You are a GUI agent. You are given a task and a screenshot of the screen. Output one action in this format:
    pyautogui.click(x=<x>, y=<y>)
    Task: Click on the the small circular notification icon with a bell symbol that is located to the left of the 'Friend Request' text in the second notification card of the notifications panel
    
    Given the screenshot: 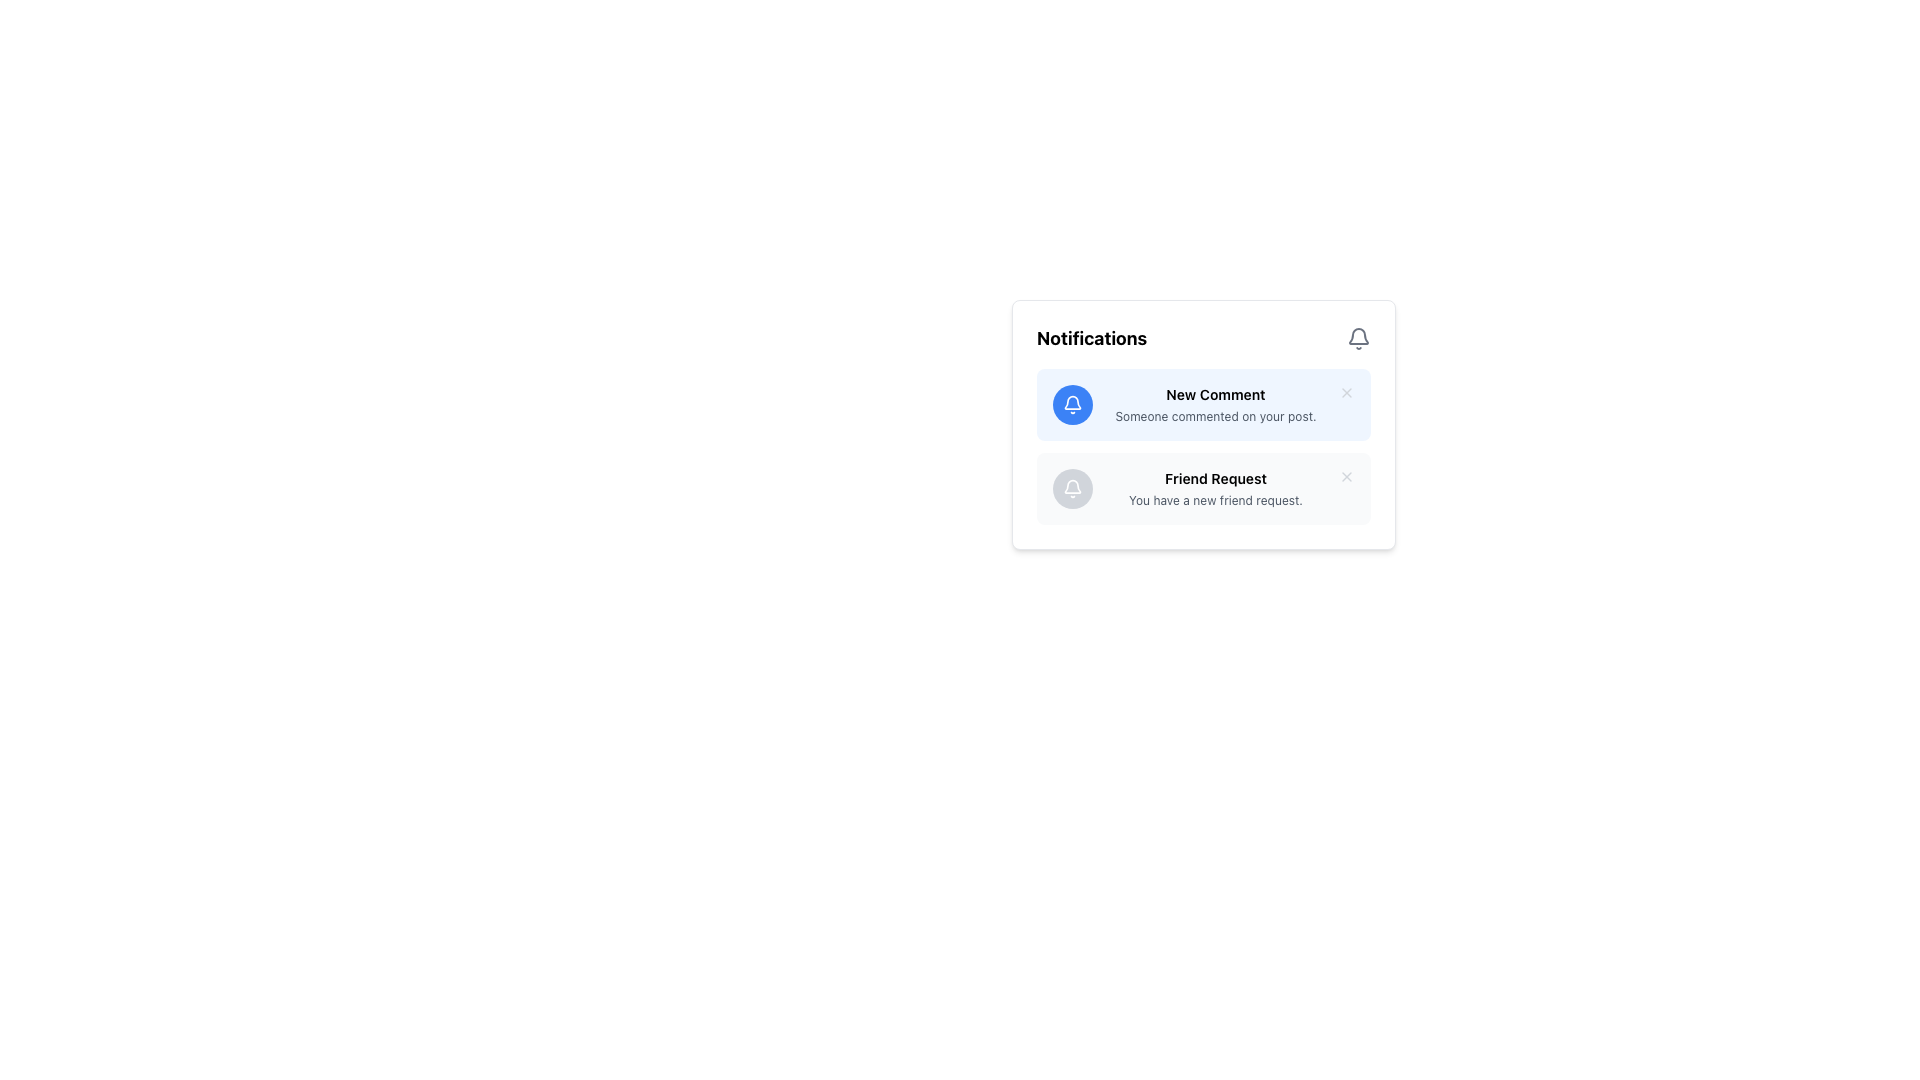 What is the action you would take?
    pyautogui.click(x=1072, y=489)
    